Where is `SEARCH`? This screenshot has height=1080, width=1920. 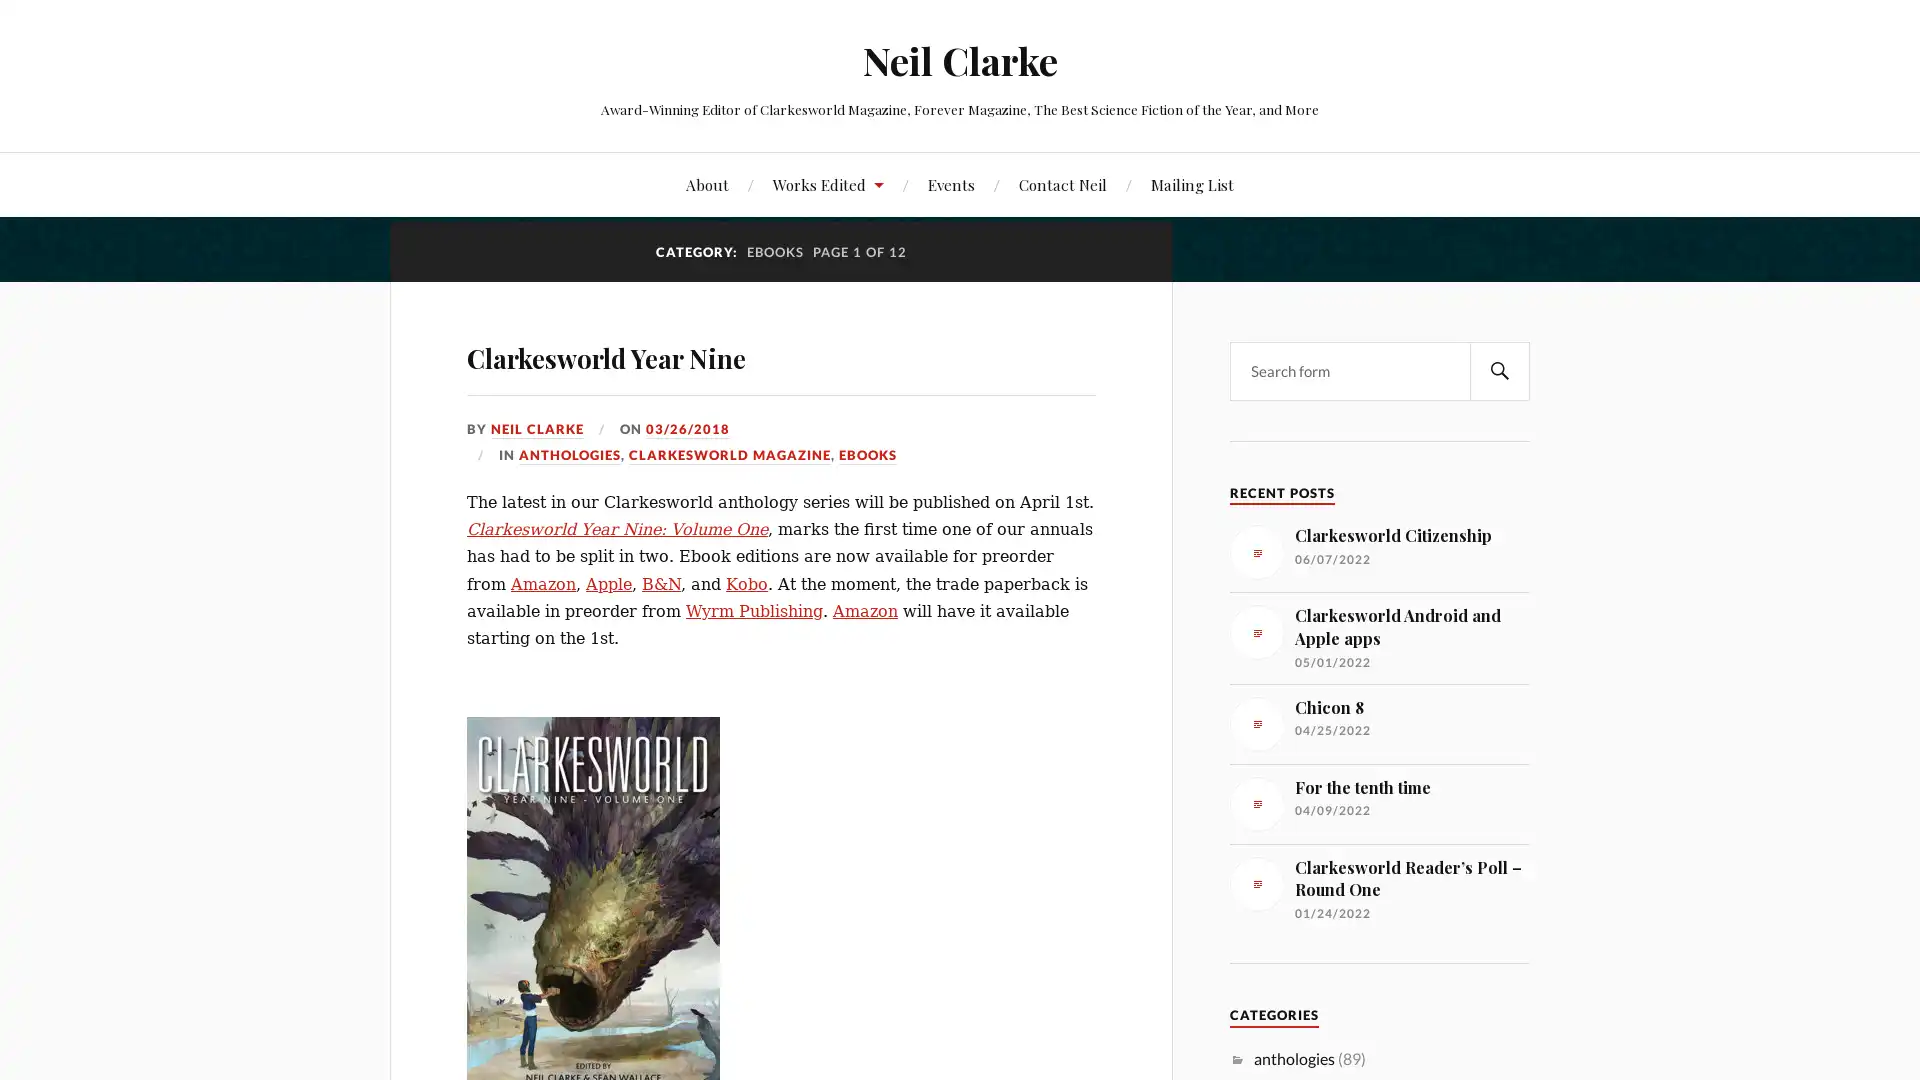 SEARCH is located at coordinates (1499, 370).